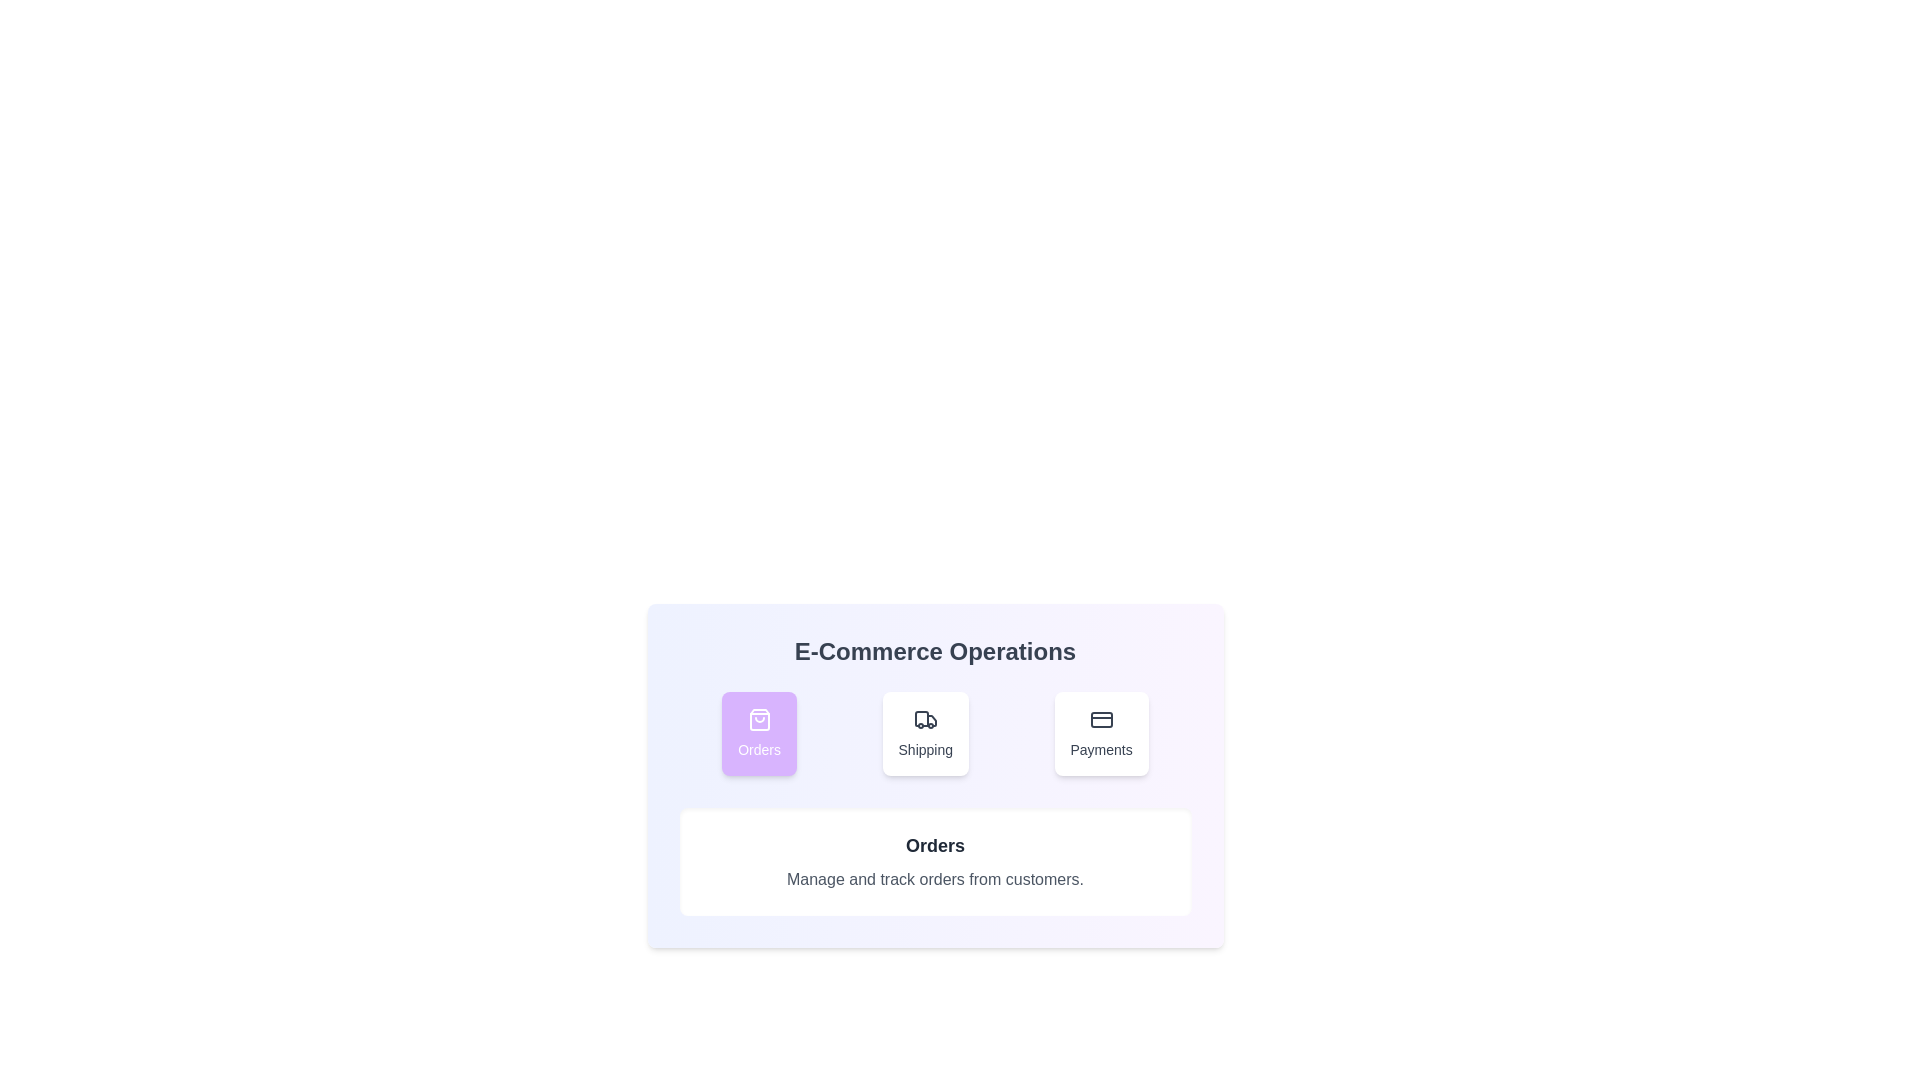  What do you see at coordinates (934, 733) in the screenshot?
I see `the 'Shipping' navigation button located in the middle of the 'E-Commerce Operations' section` at bounding box center [934, 733].